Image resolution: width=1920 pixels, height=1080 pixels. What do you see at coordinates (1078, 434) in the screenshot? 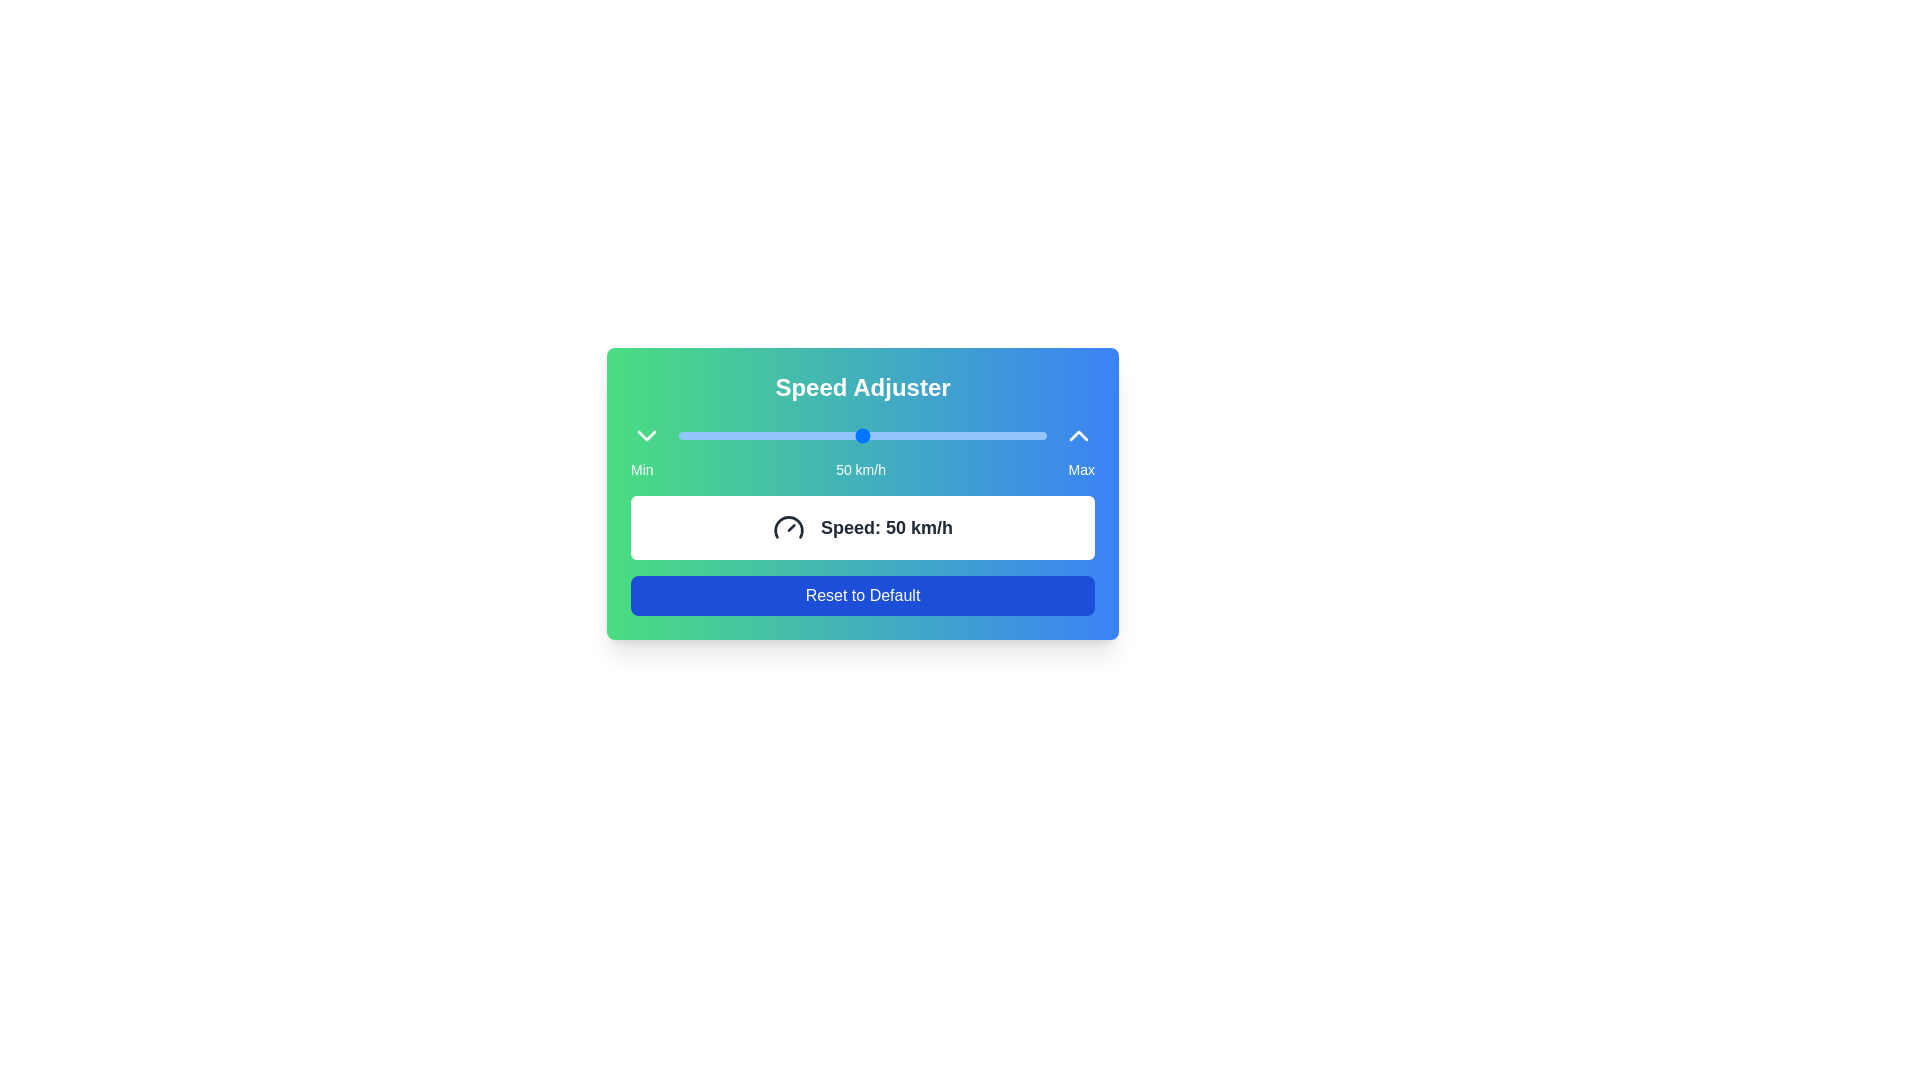
I see `the upward chevron-shaped arrow icon located at the top-left corner of the 'Speed Adjuster' interface` at bounding box center [1078, 434].